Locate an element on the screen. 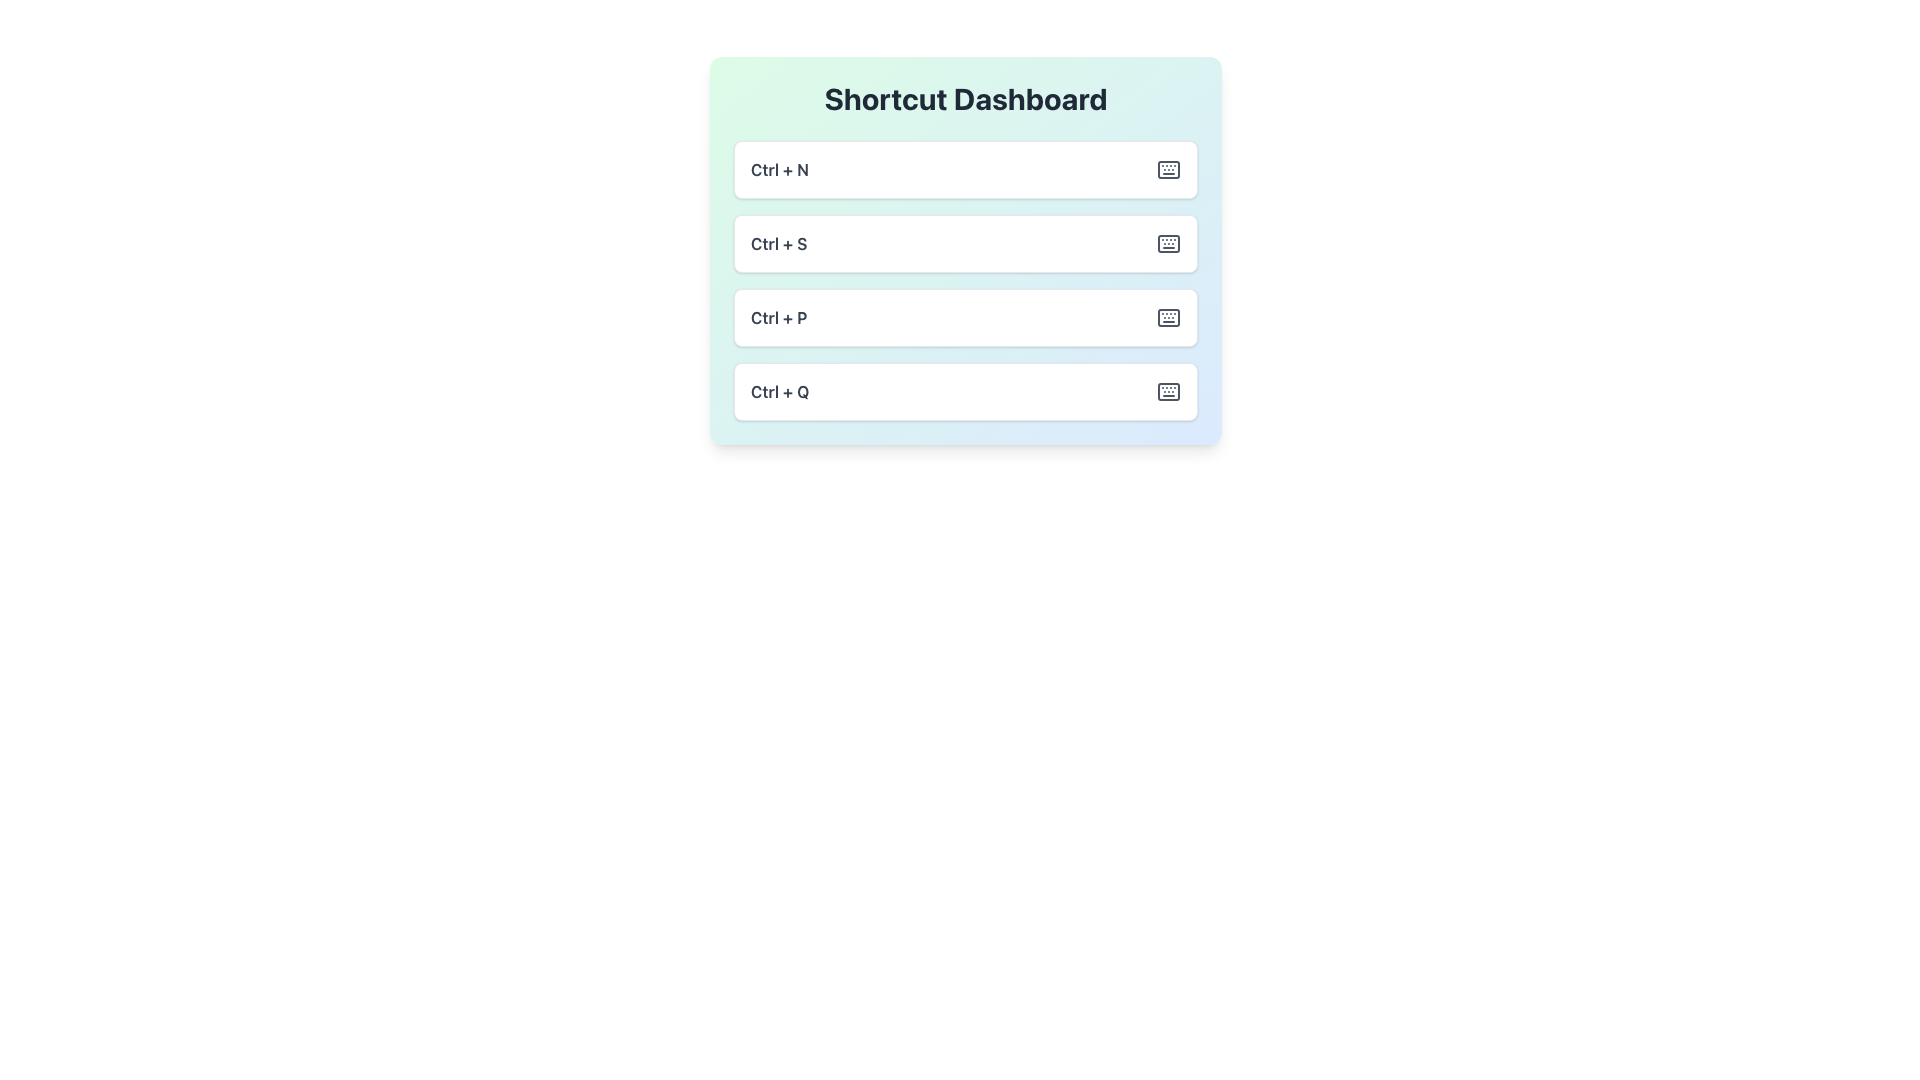 The height and width of the screenshot is (1080, 1920). the descriptive interactive box element representing the 'save' shortcut with the 'Ctrl + S' key combination, located in the 'Shortcut Dashboard' is located at coordinates (965, 242).